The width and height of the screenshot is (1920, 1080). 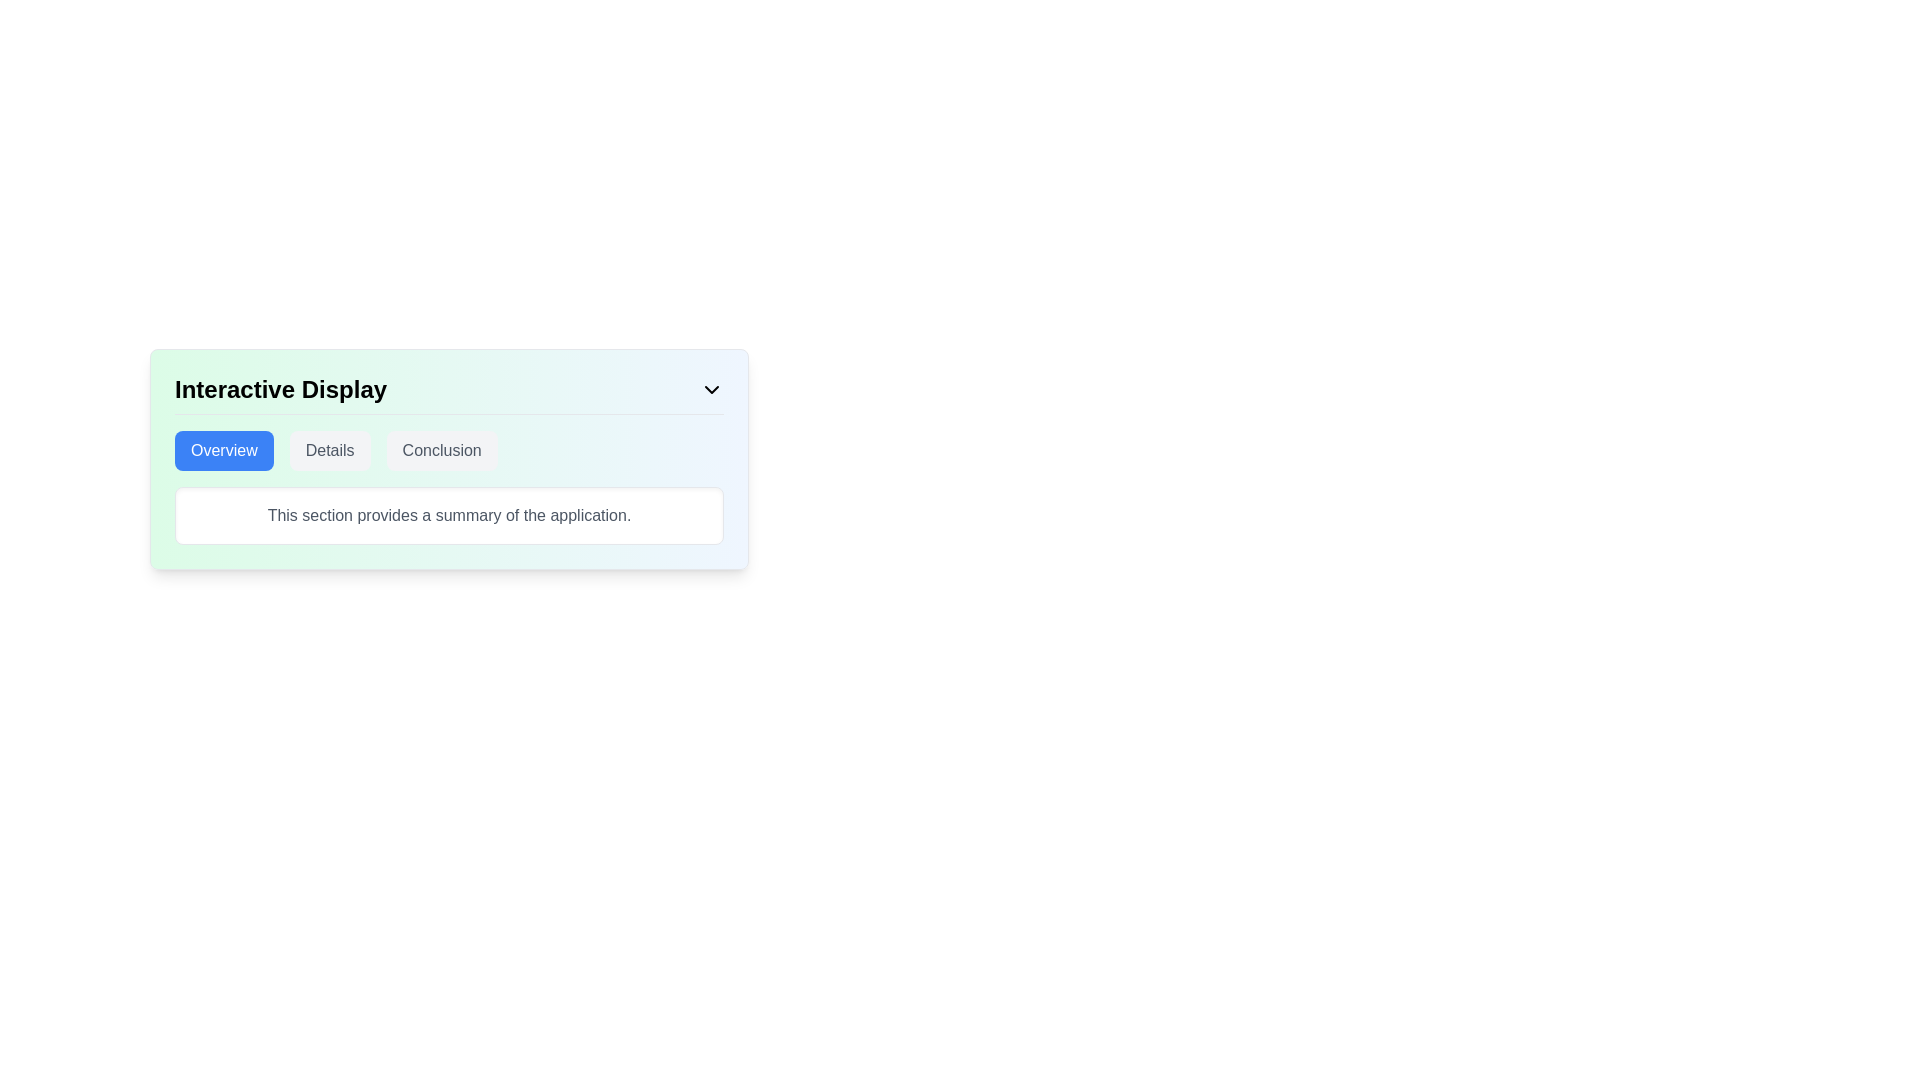 What do you see at coordinates (440, 451) in the screenshot?
I see `the 'Conclusion' button, which is the third button in a sequence of three buttons labeled 'Overview', 'Details', and 'Conclusion', located near the top of the interface's central content area` at bounding box center [440, 451].